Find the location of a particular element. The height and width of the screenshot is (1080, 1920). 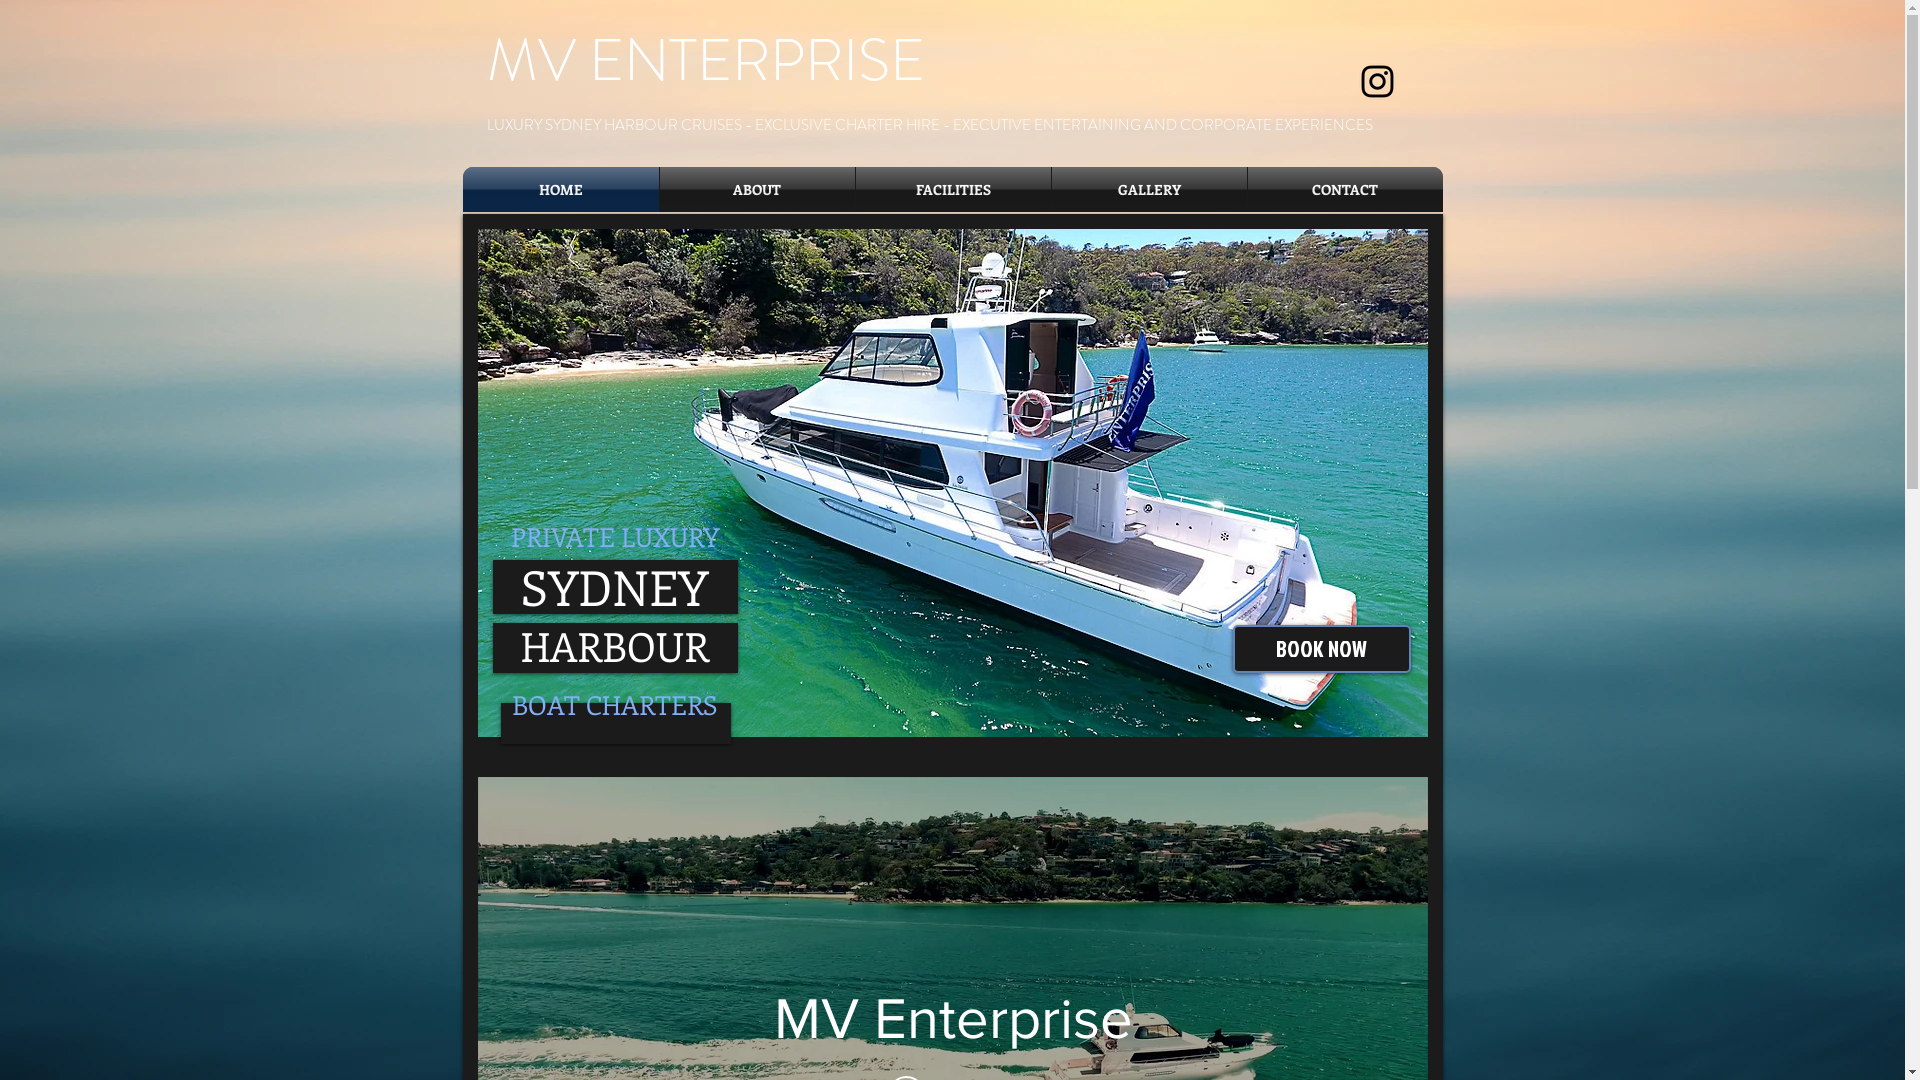

'CONTACT' is located at coordinates (1345, 189).